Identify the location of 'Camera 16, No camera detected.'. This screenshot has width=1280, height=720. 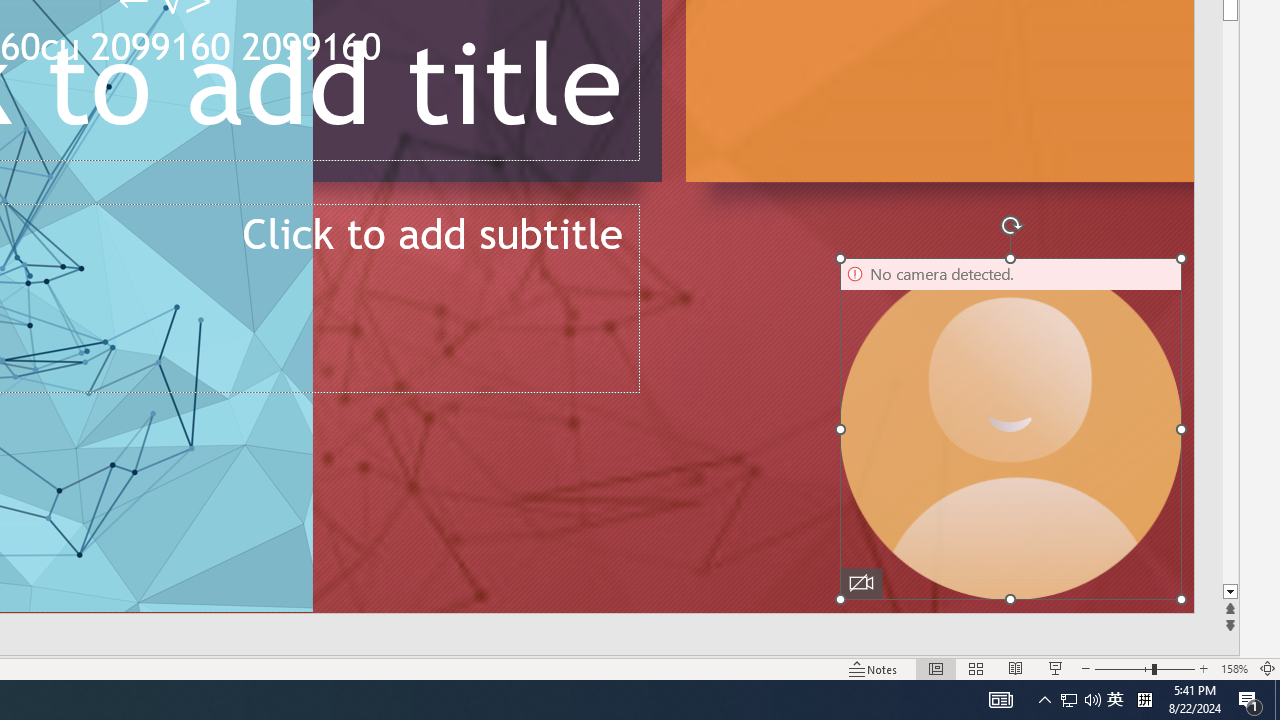
(1010, 428).